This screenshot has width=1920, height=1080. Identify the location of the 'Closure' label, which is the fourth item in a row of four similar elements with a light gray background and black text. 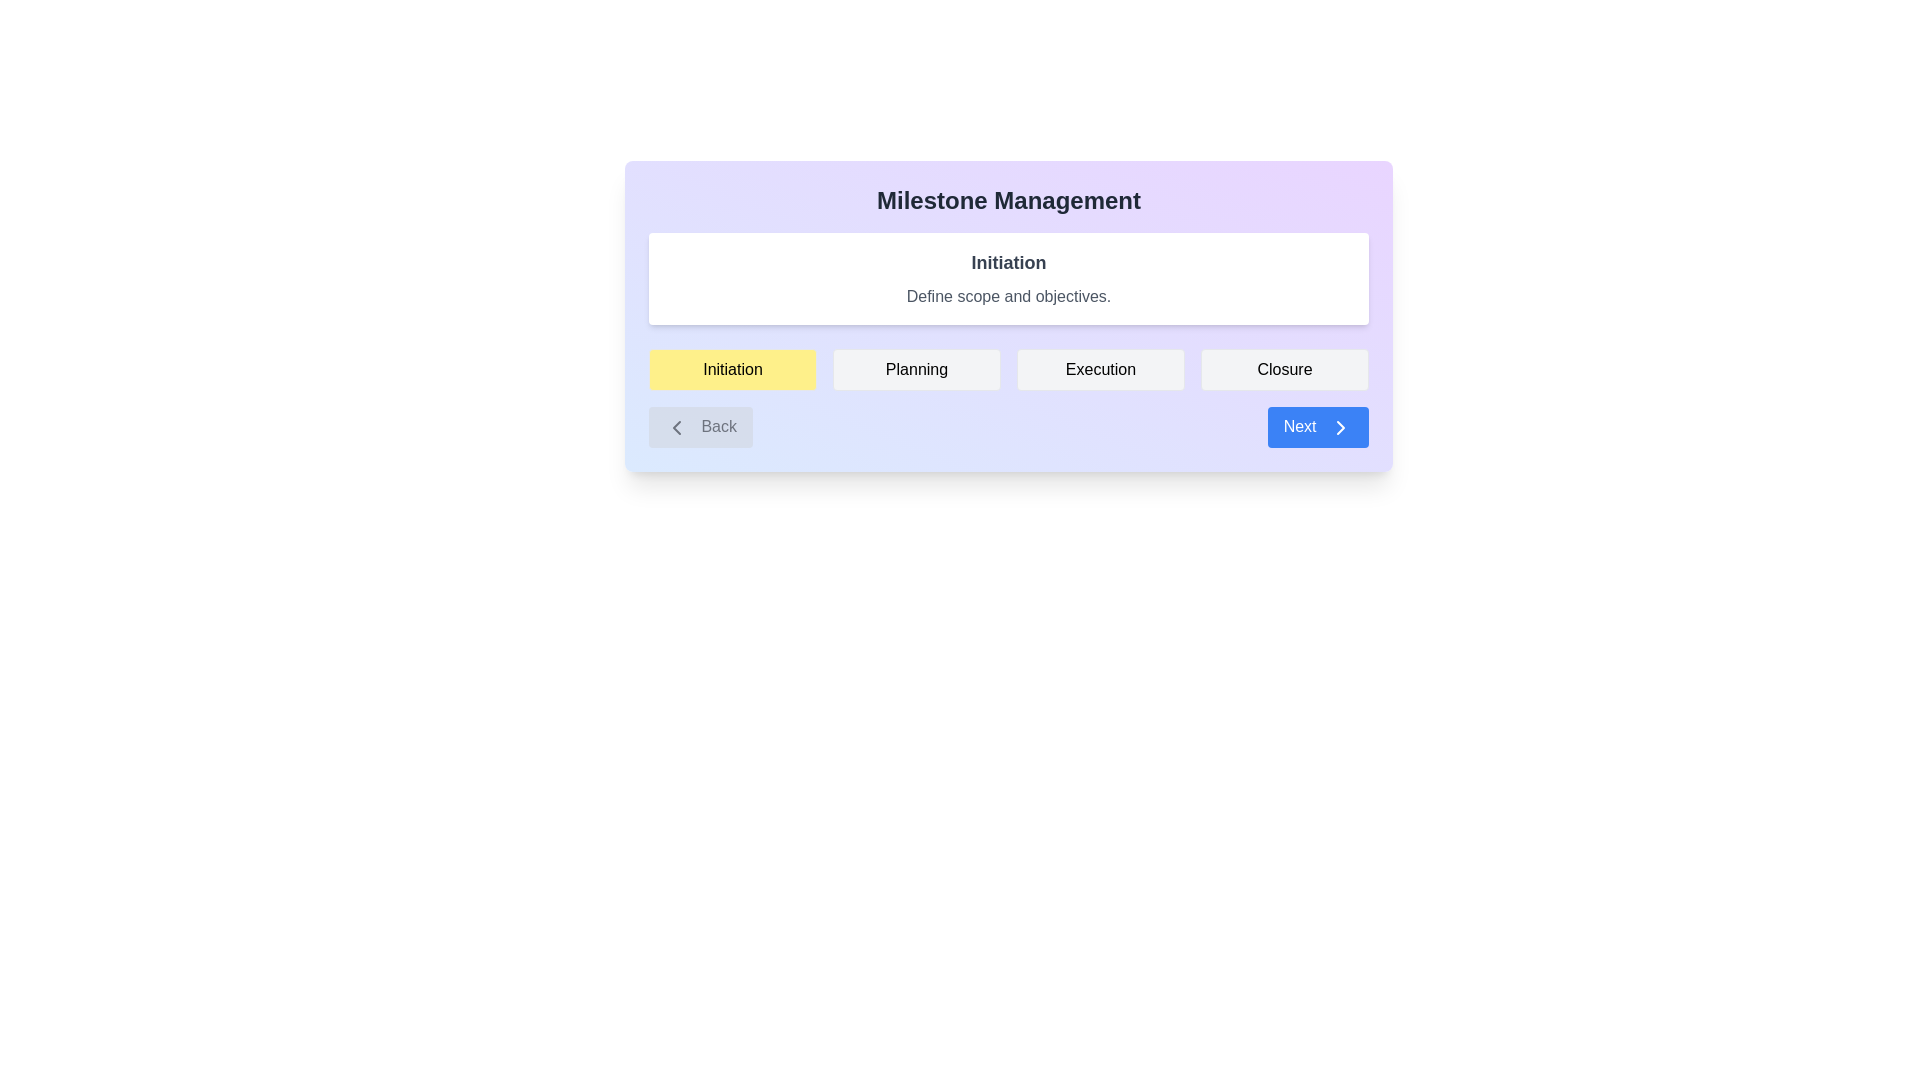
(1285, 370).